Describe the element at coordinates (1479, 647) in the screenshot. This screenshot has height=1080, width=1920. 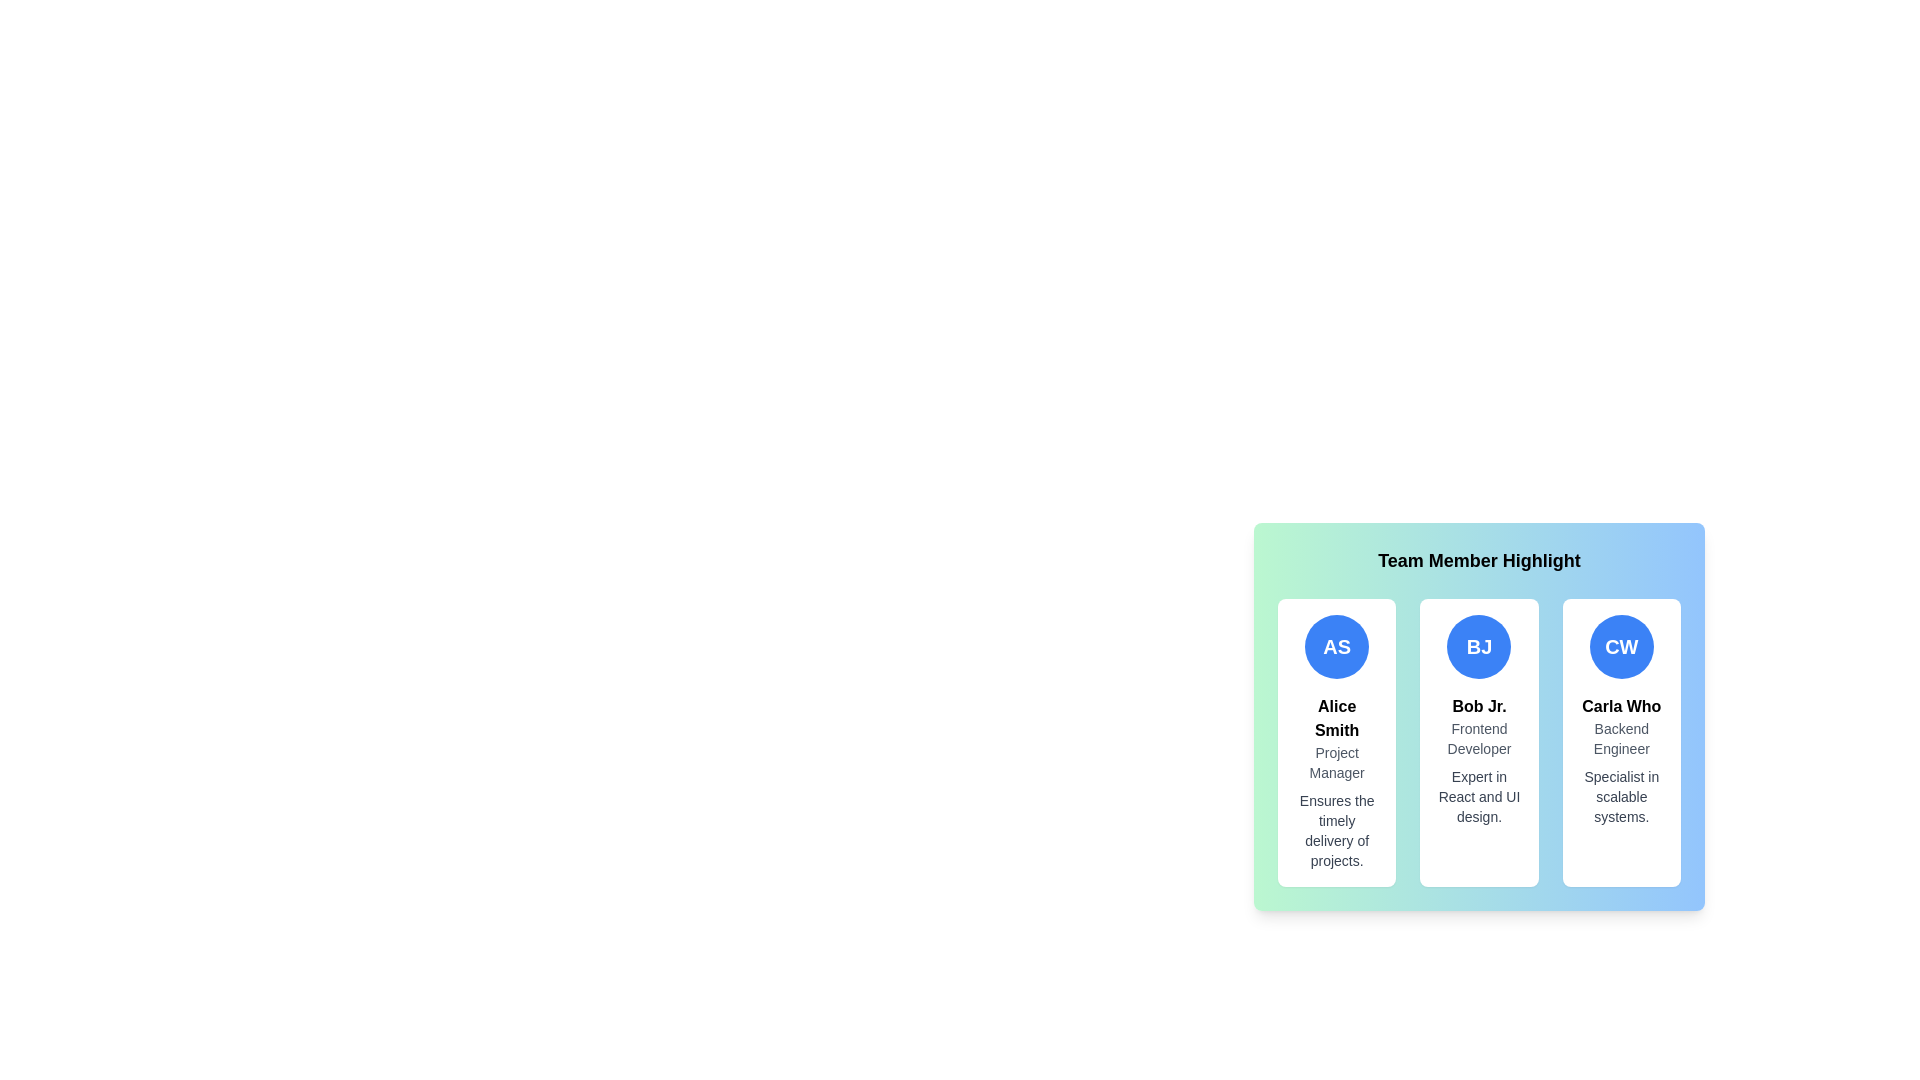
I see `the Circular Badge featuring bold white text 'BJ' on a blue background, located at the top of the profile card` at that location.